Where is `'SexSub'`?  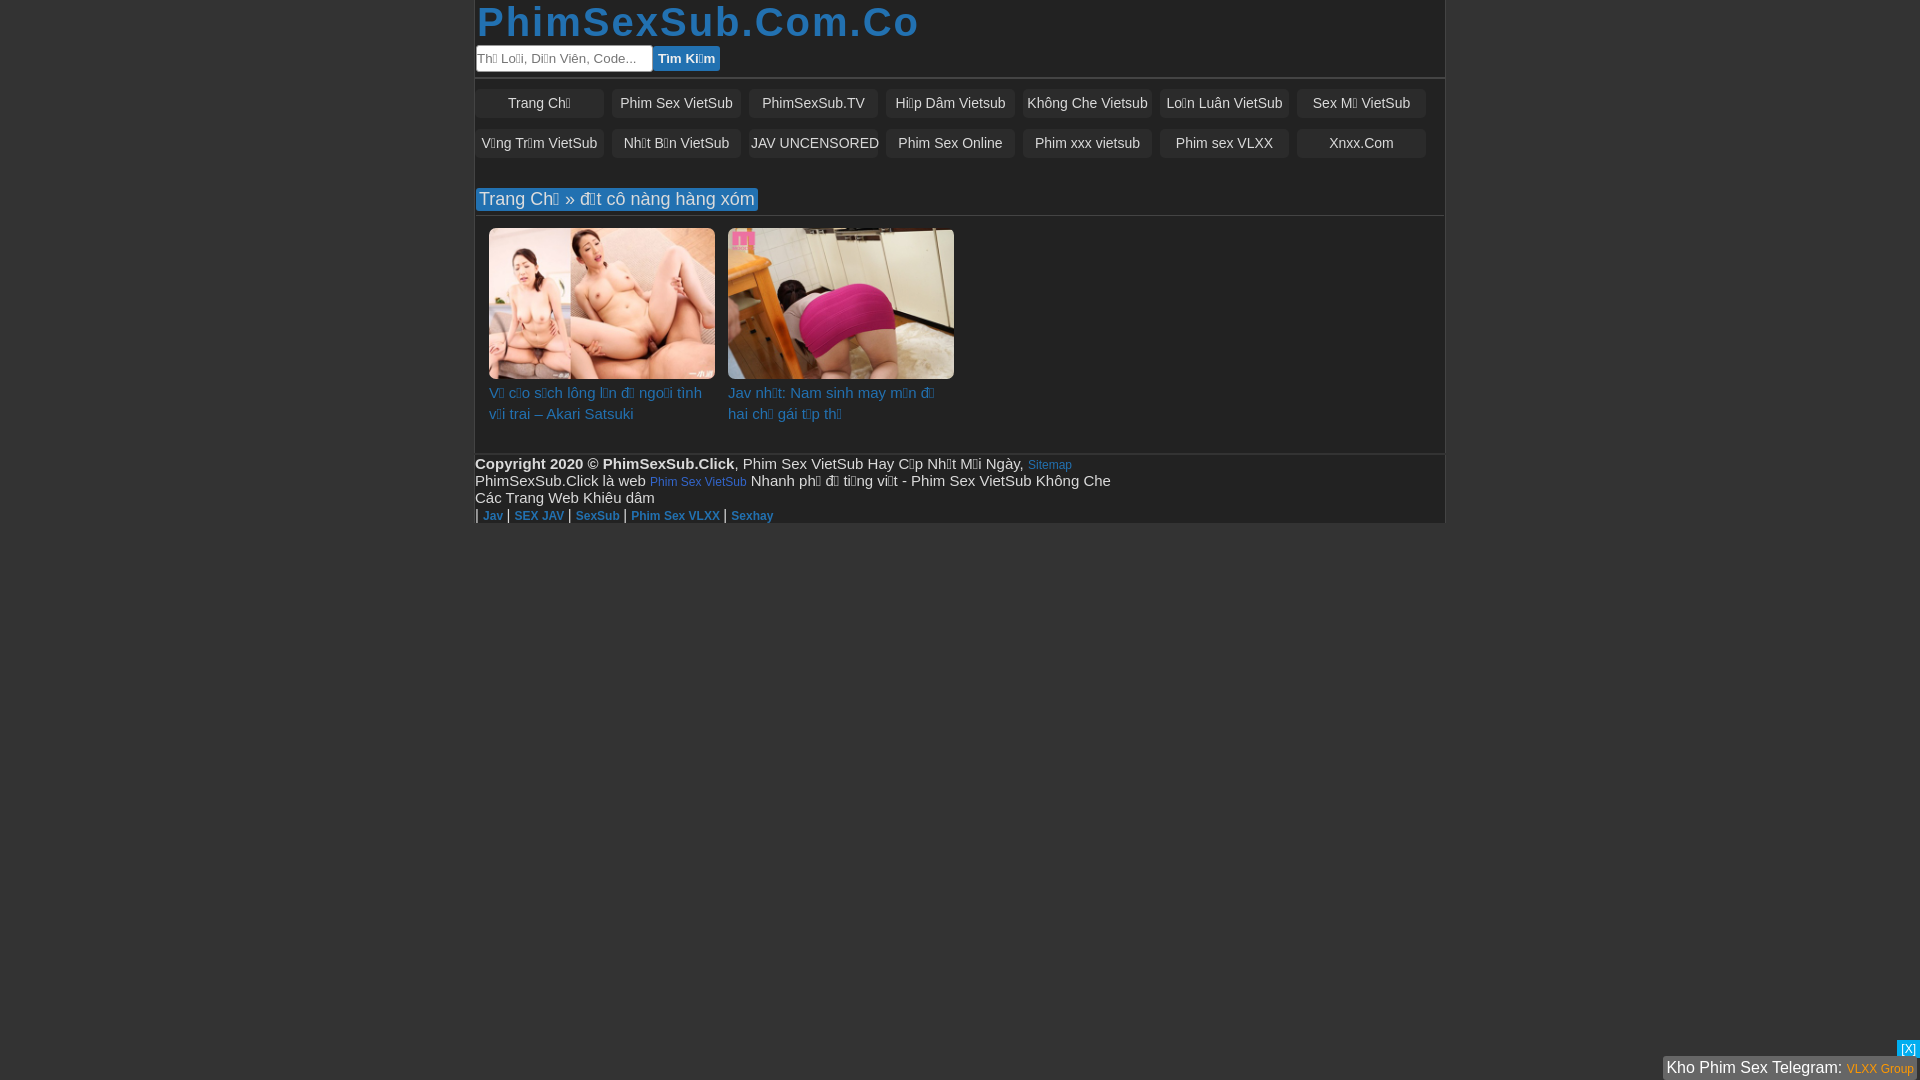
'SexSub' is located at coordinates (598, 515).